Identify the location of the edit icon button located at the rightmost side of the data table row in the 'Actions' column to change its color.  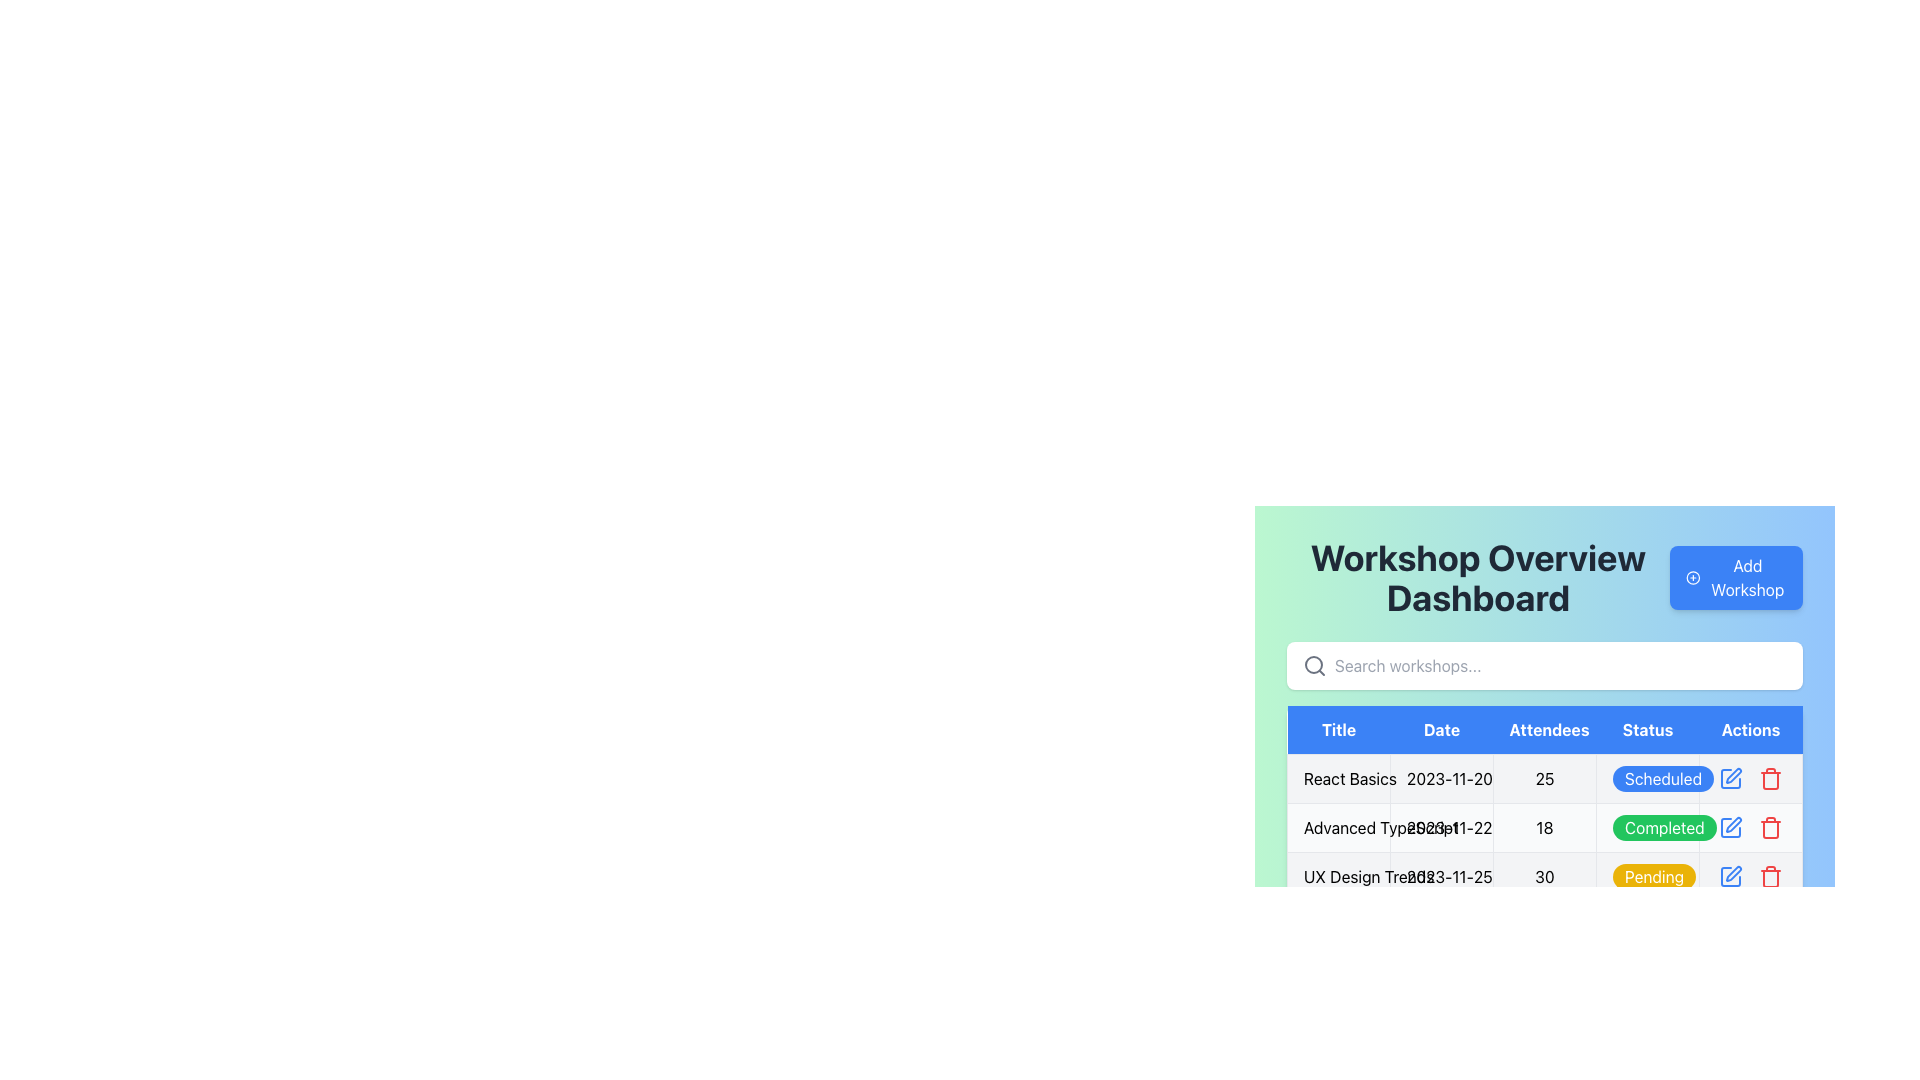
(1730, 778).